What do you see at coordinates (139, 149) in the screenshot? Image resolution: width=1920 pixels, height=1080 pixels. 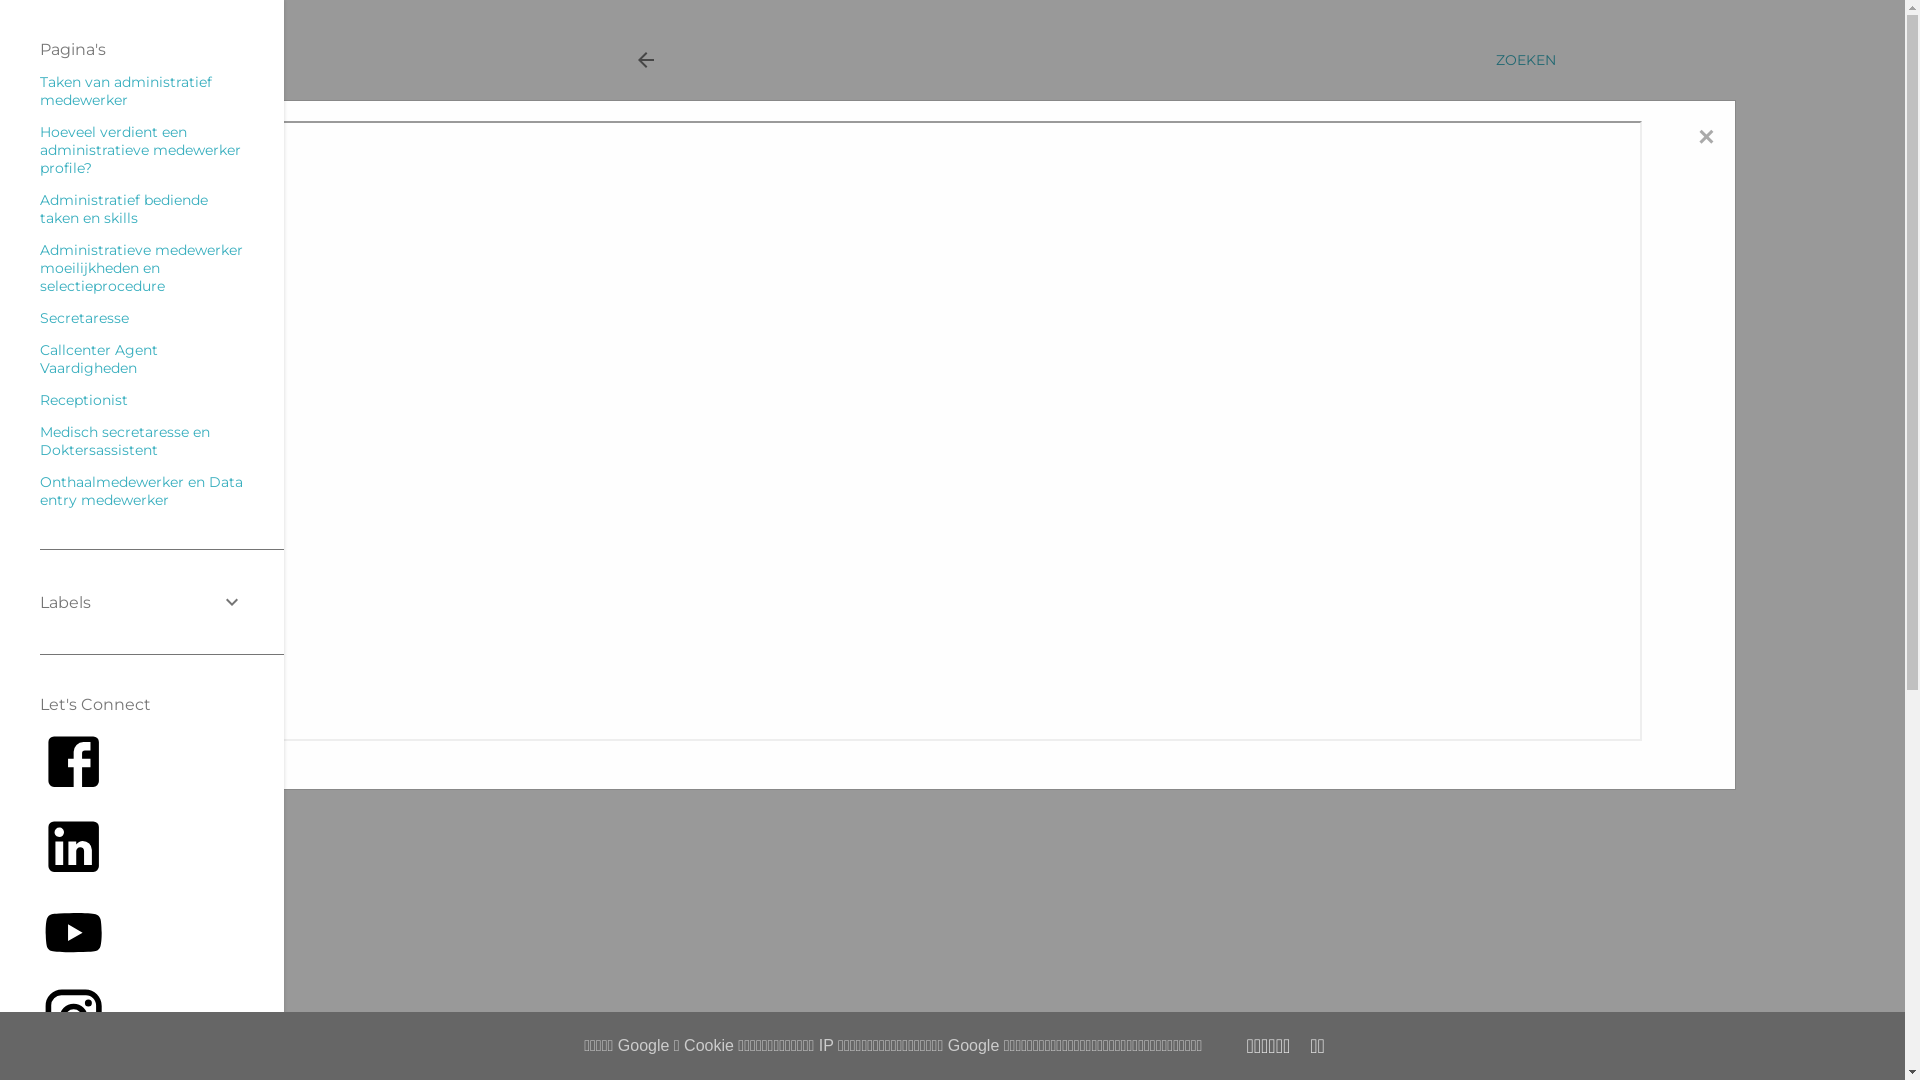 I see `'Hoeveel verdient een administratieve medewerker profile?'` at bounding box center [139, 149].